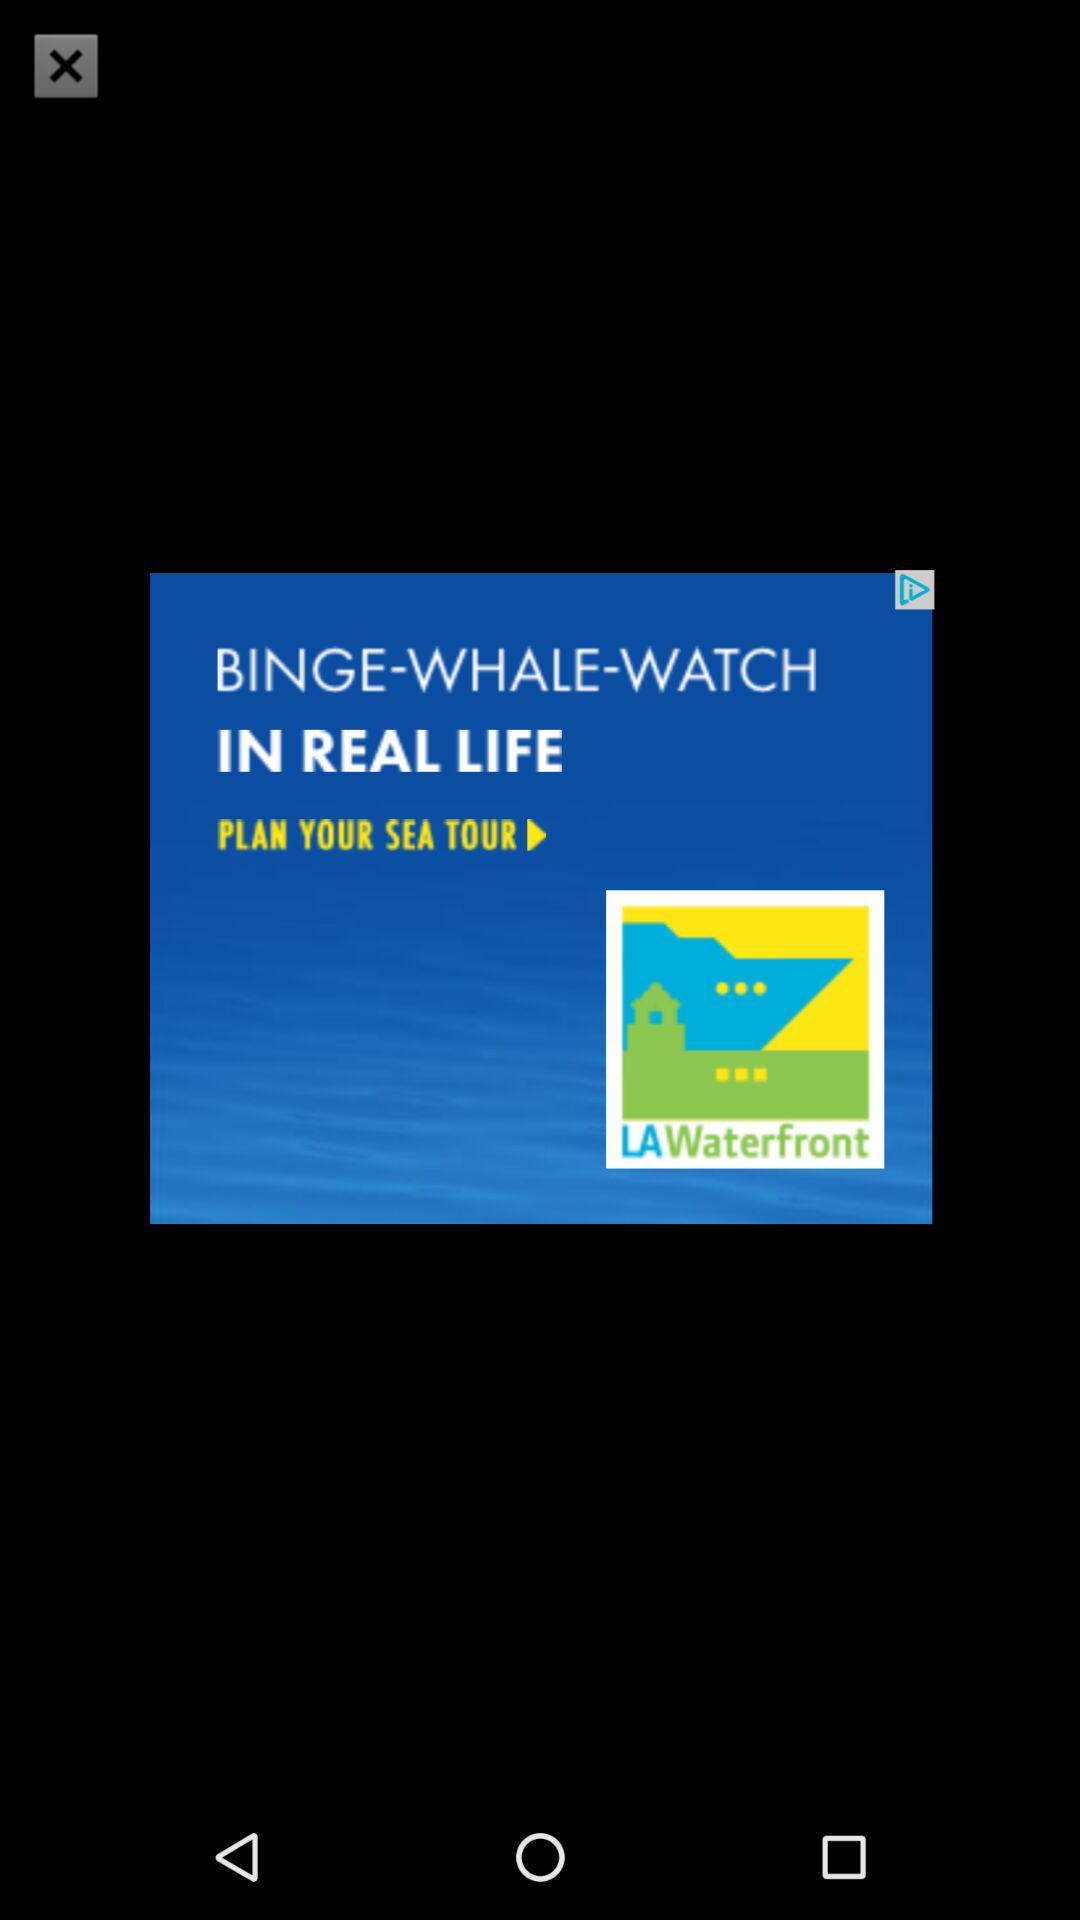  What do you see at coordinates (91, 97) in the screenshot?
I see `the close icon` at bounding box center [91, 97].